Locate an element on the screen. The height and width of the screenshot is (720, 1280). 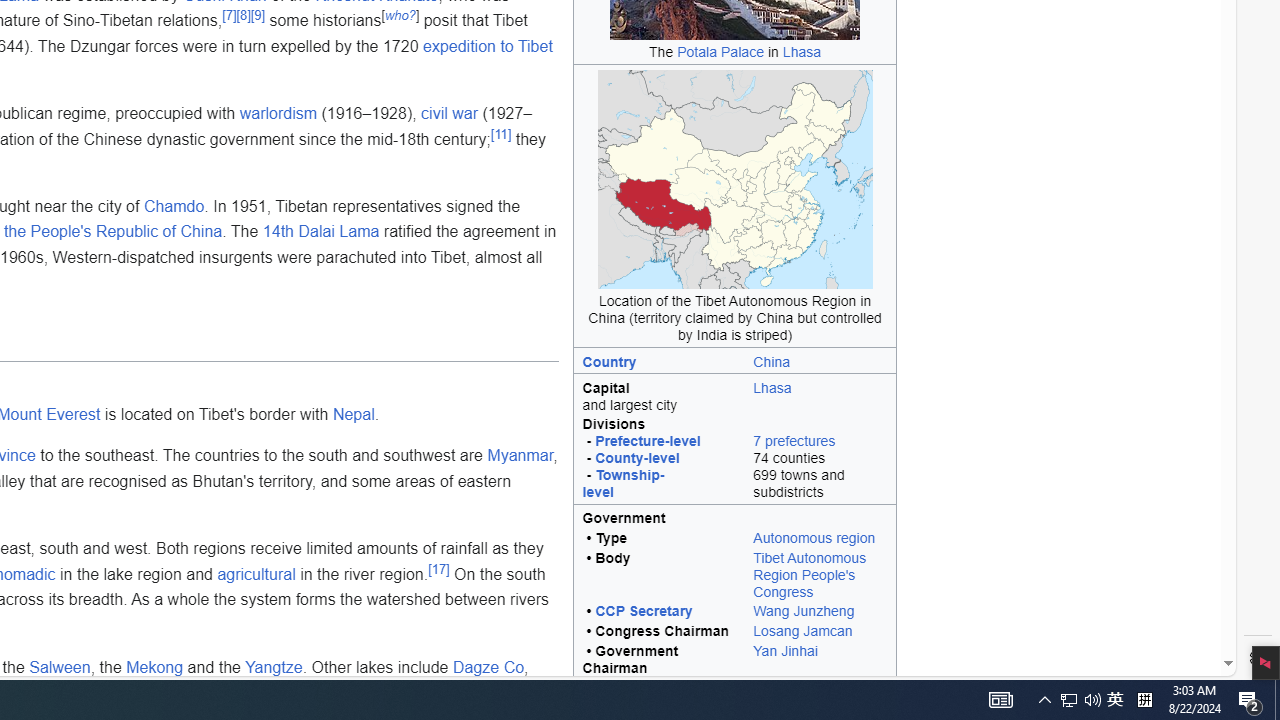
'Potala Palace' is located at coordinates (720, 50).